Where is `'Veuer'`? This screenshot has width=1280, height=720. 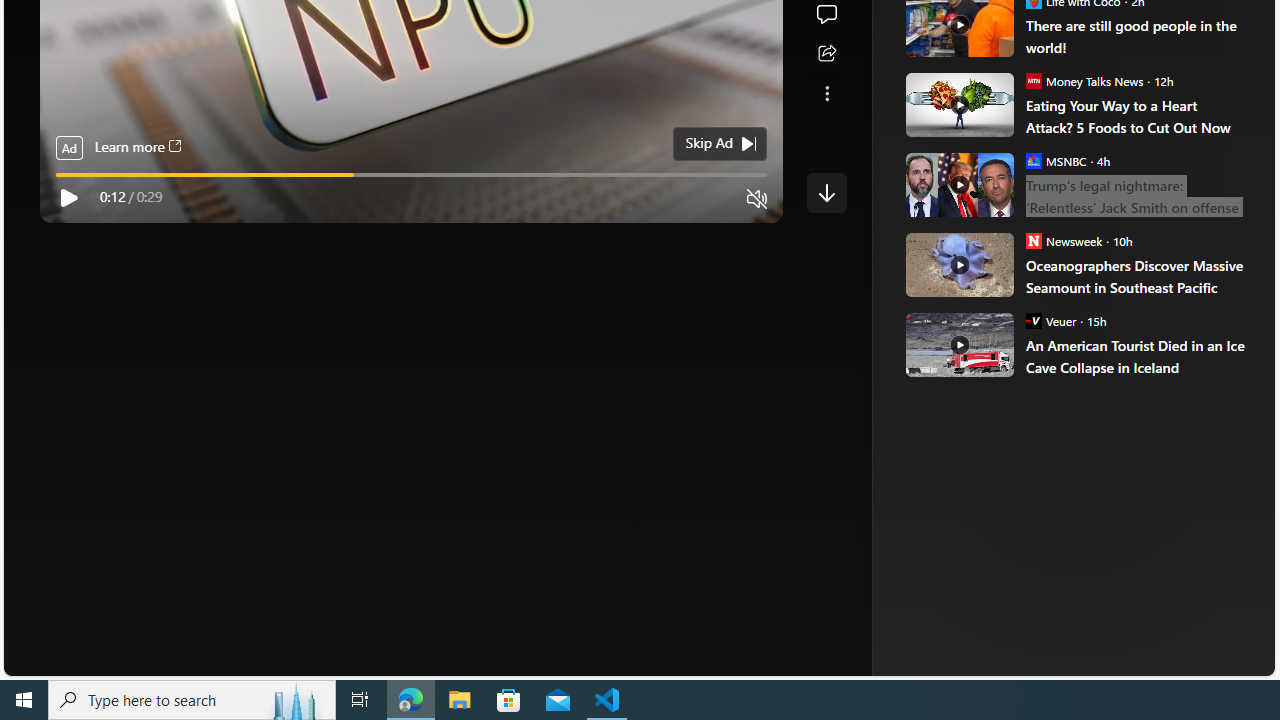 'Veuer' is located at coordinates (1033, 319).